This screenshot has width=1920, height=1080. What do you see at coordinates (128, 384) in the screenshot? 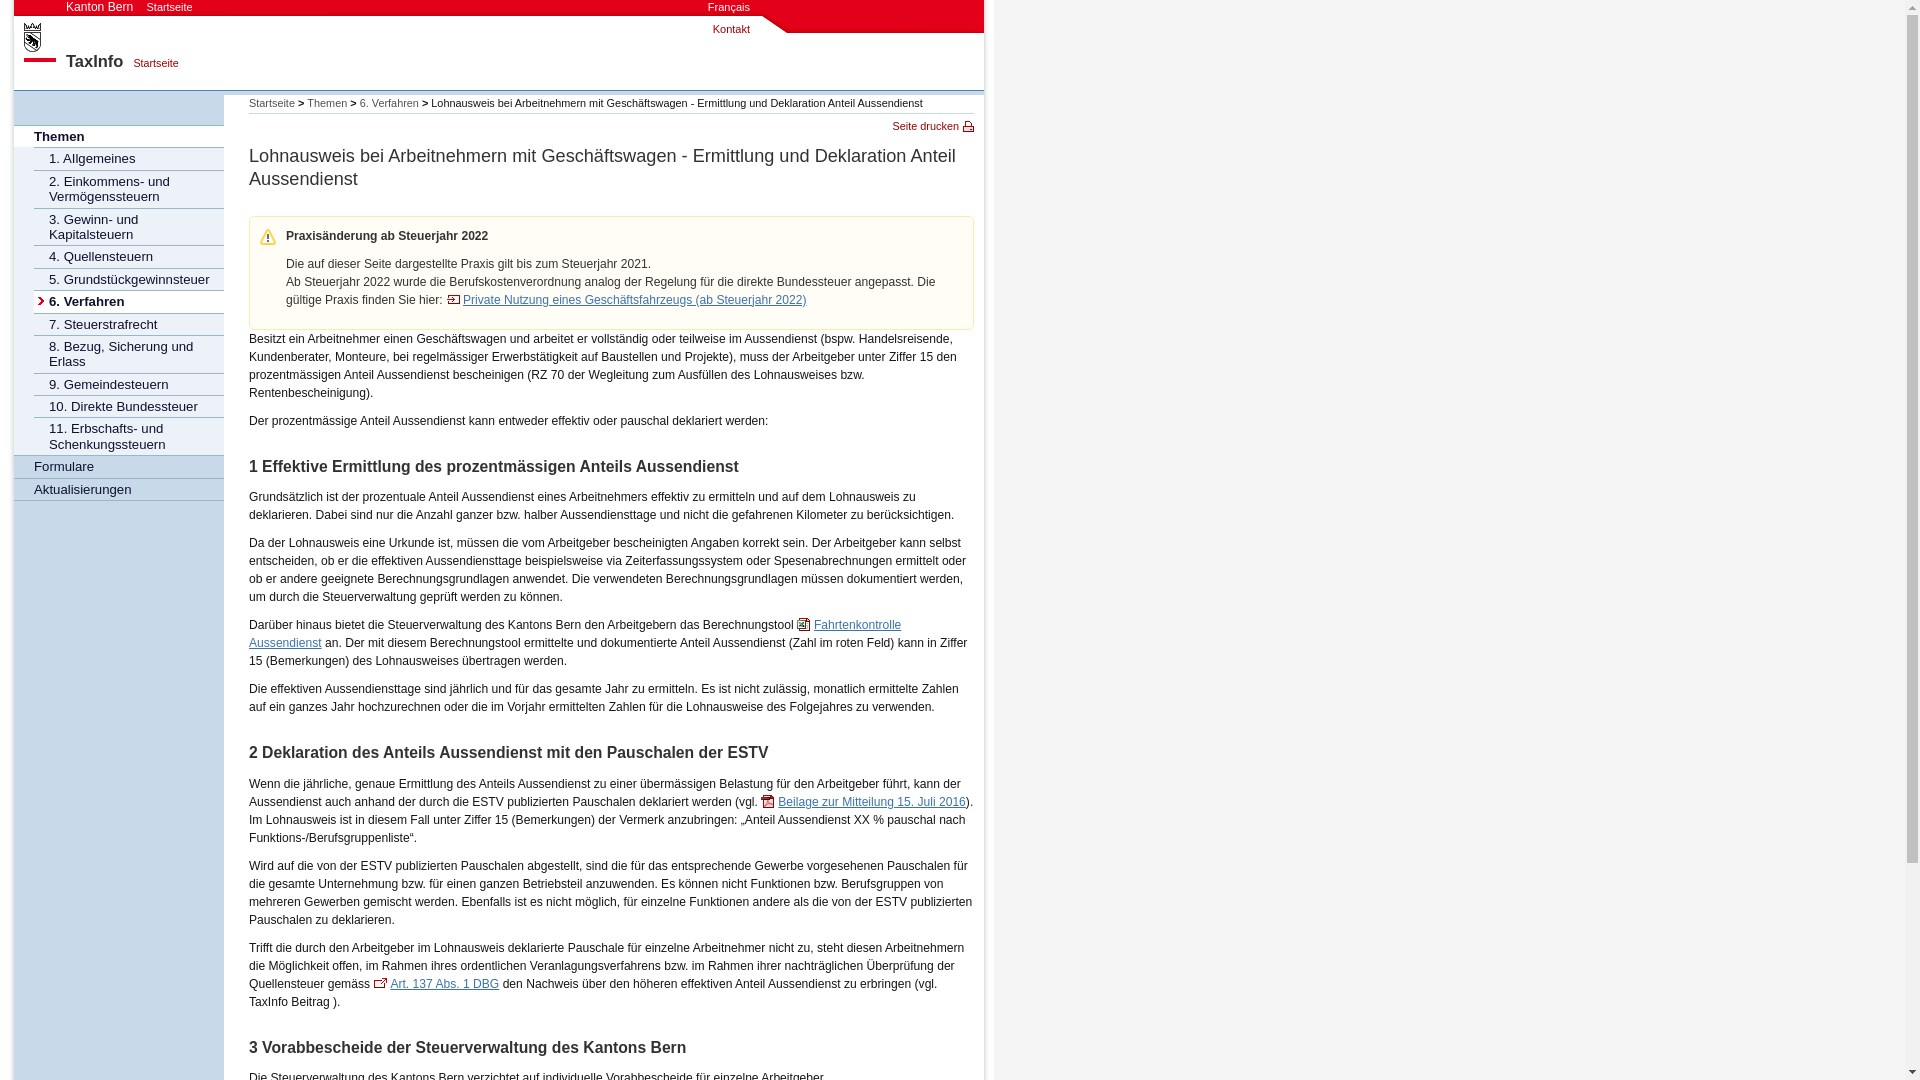
I see `'9. Gemeindesteuern'` at bounding box center [128, 384].